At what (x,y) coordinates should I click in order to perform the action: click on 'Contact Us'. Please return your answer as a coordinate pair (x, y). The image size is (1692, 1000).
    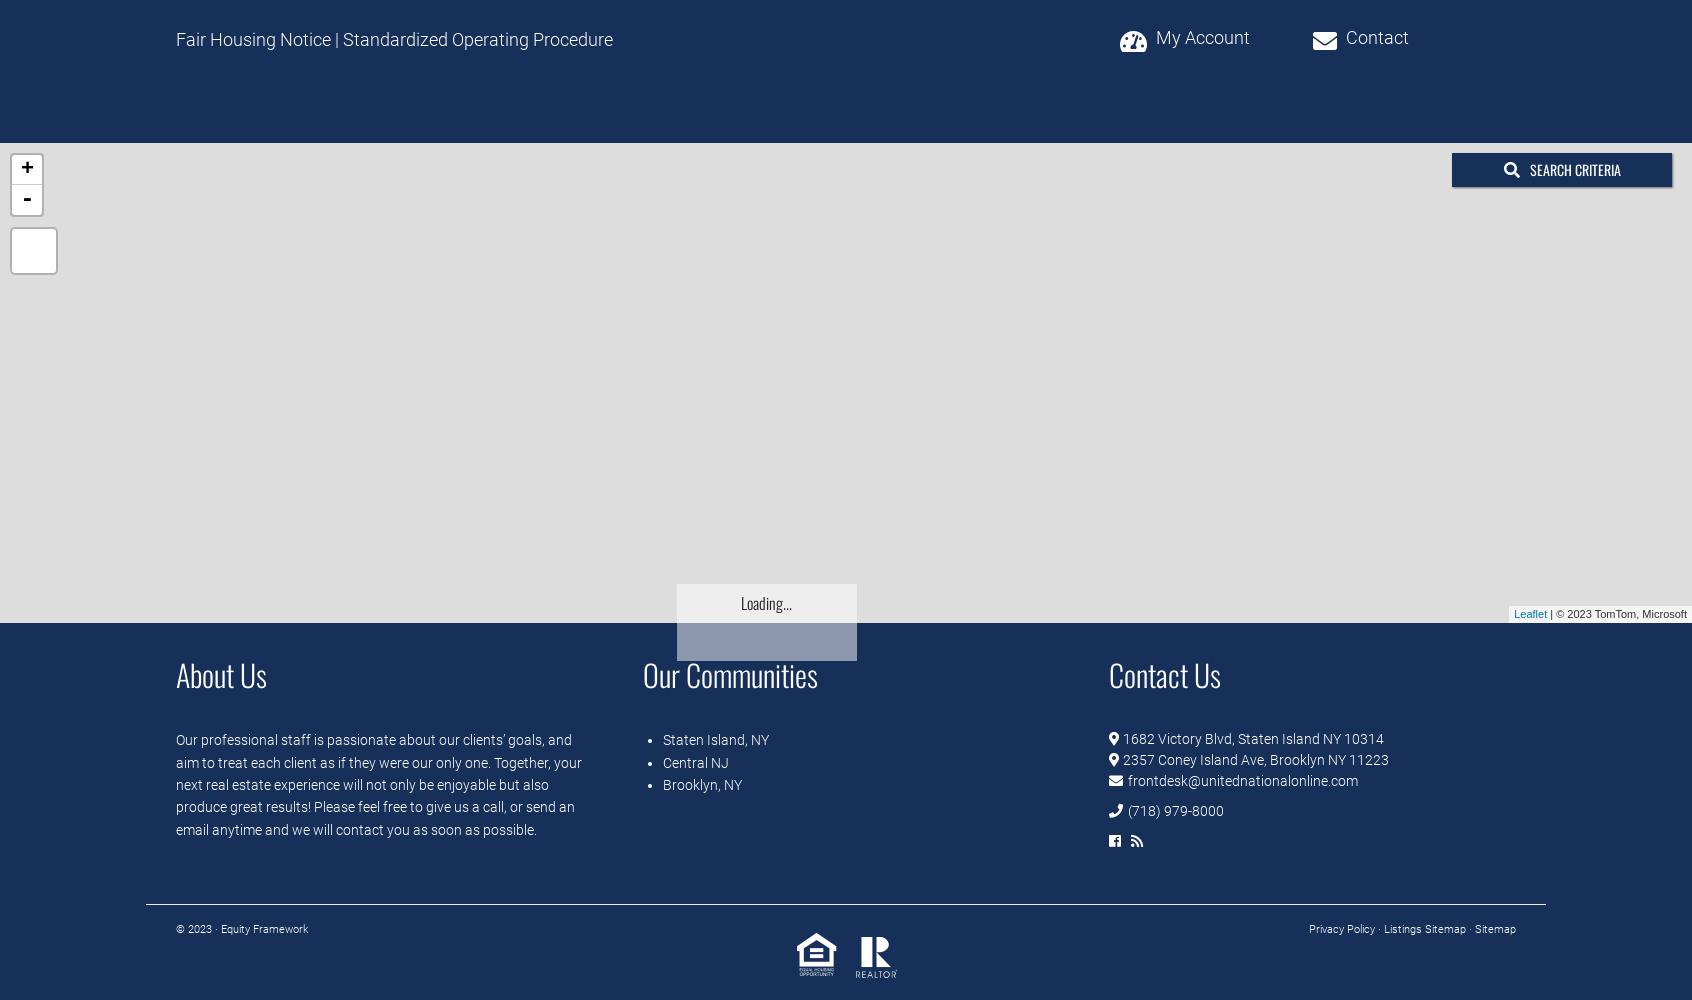
    Looking at the image, I should click on (1163, 674).